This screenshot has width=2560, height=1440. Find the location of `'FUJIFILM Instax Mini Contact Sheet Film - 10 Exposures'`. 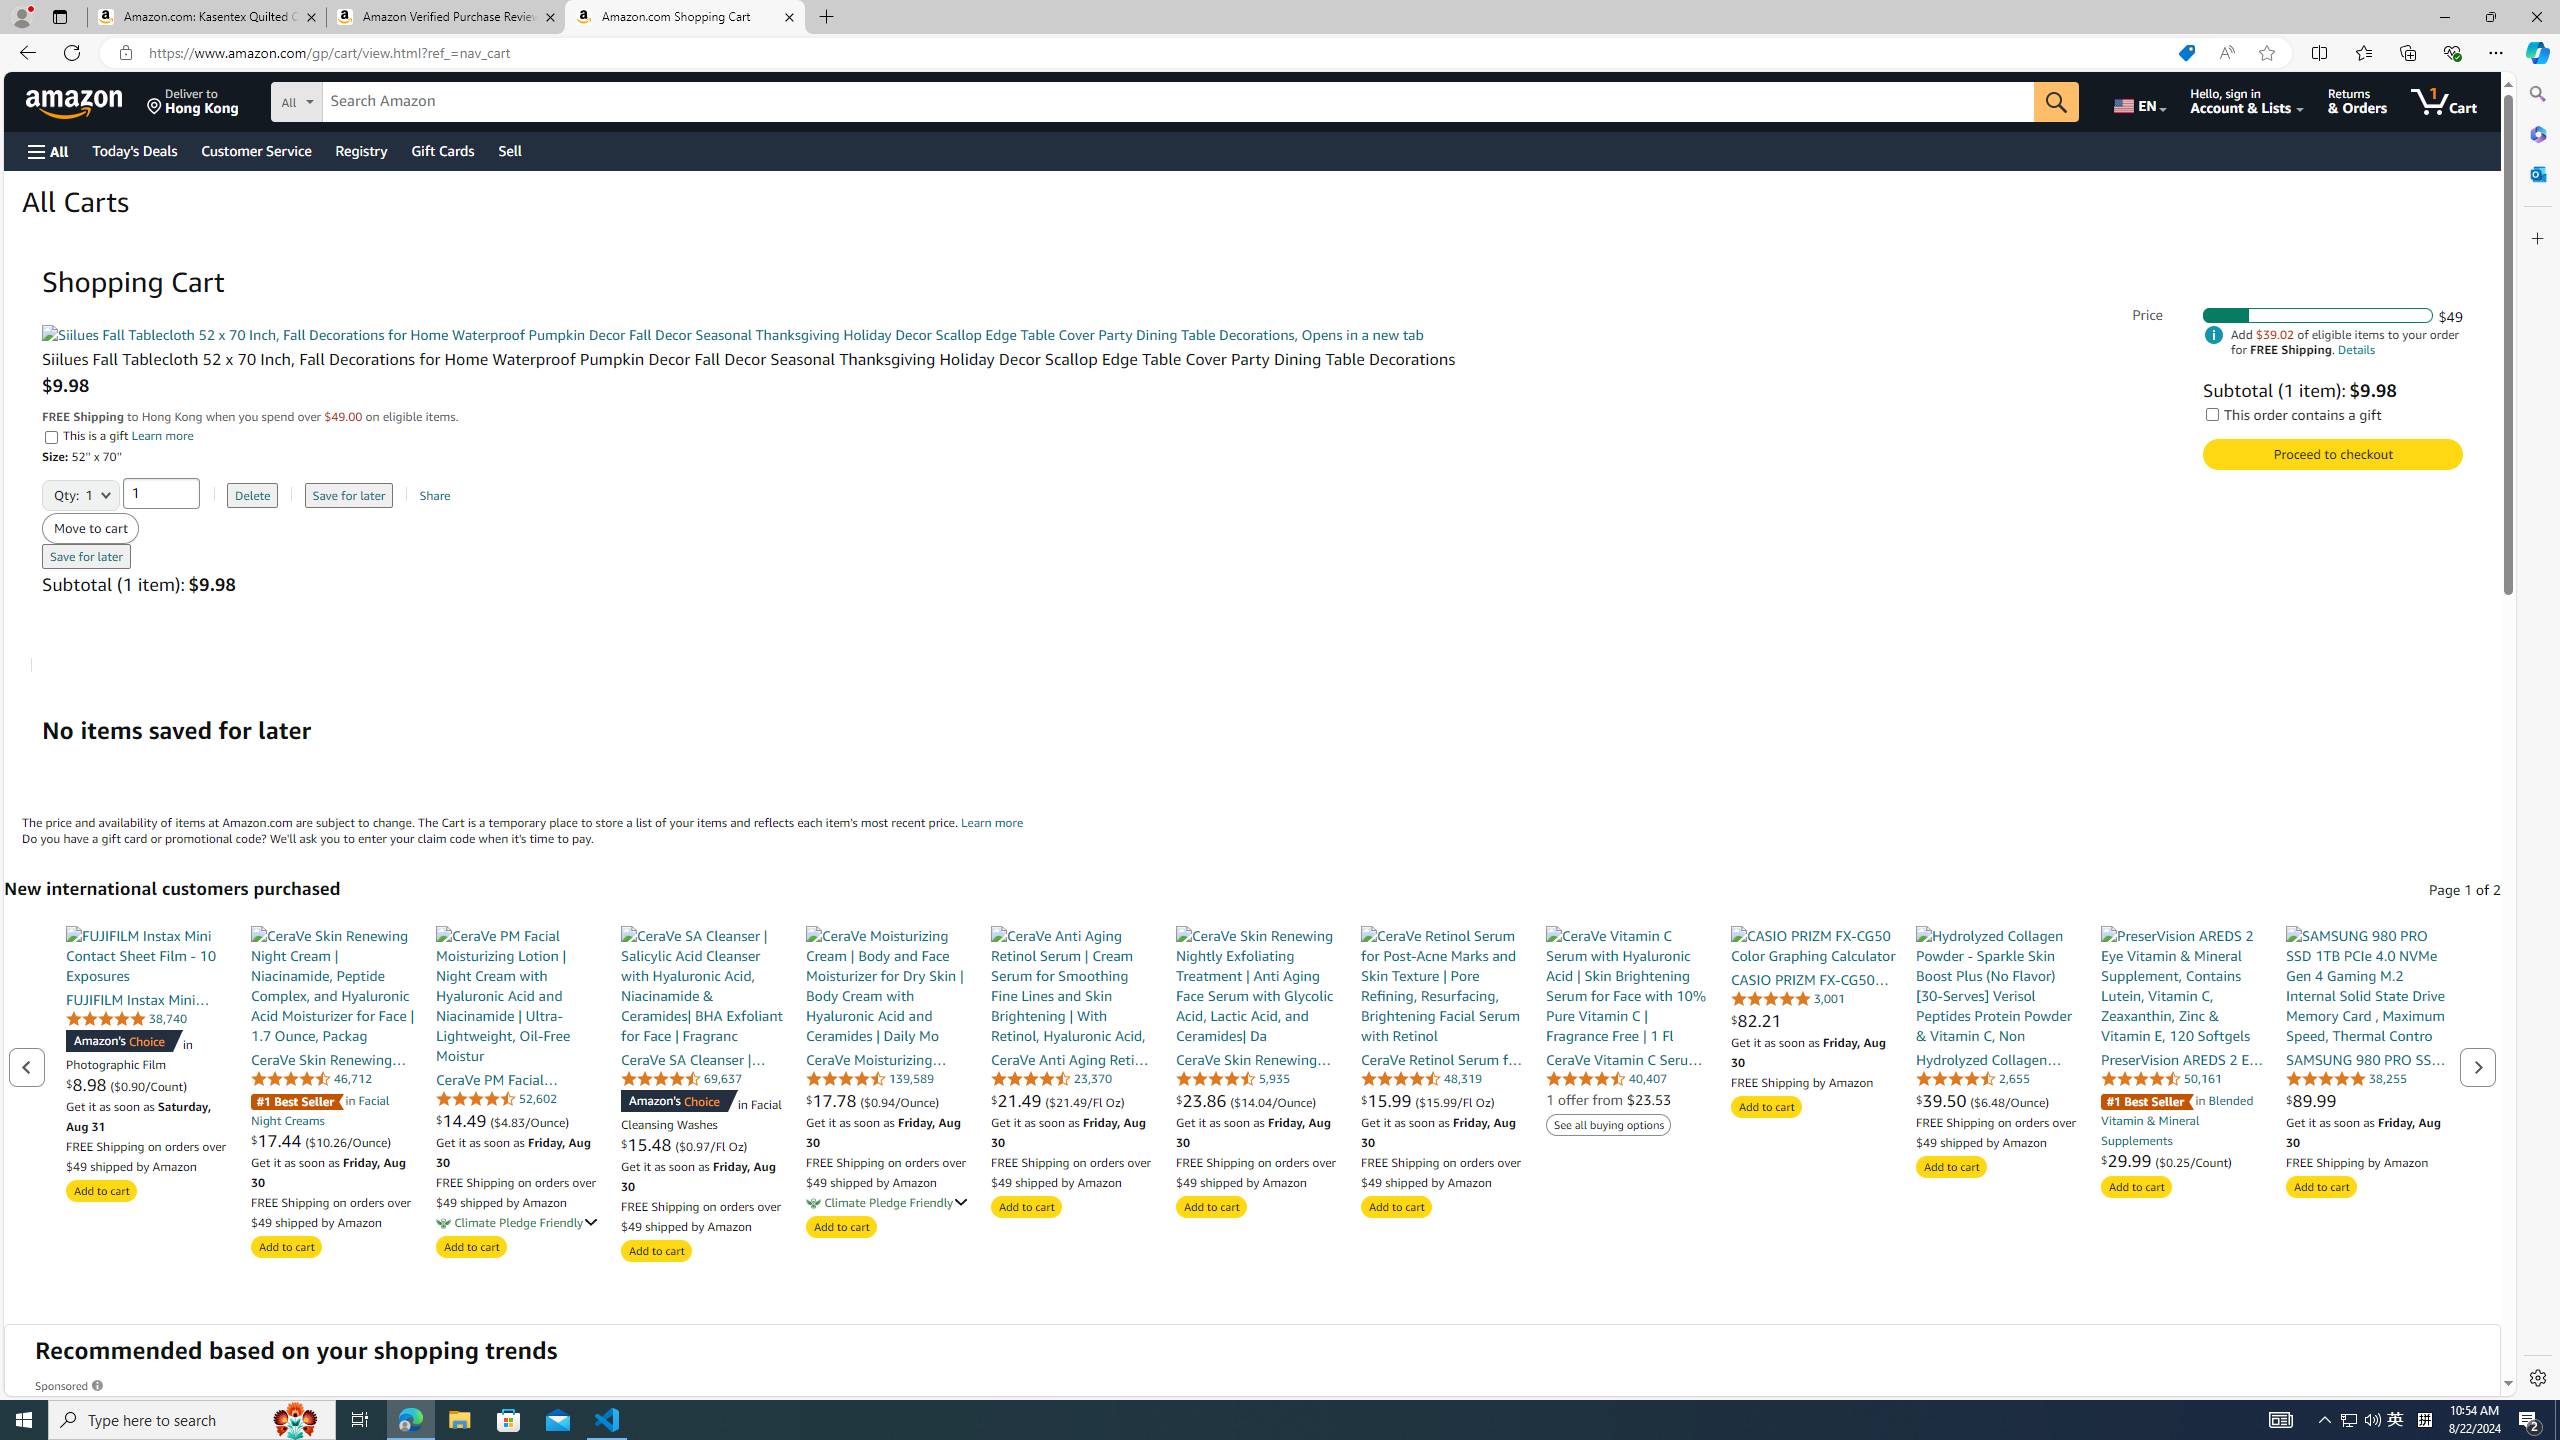

'FUJIFILM Instax Mini Contact Sheet Film - 10 Exposures' is located at coordinates (147, 954).